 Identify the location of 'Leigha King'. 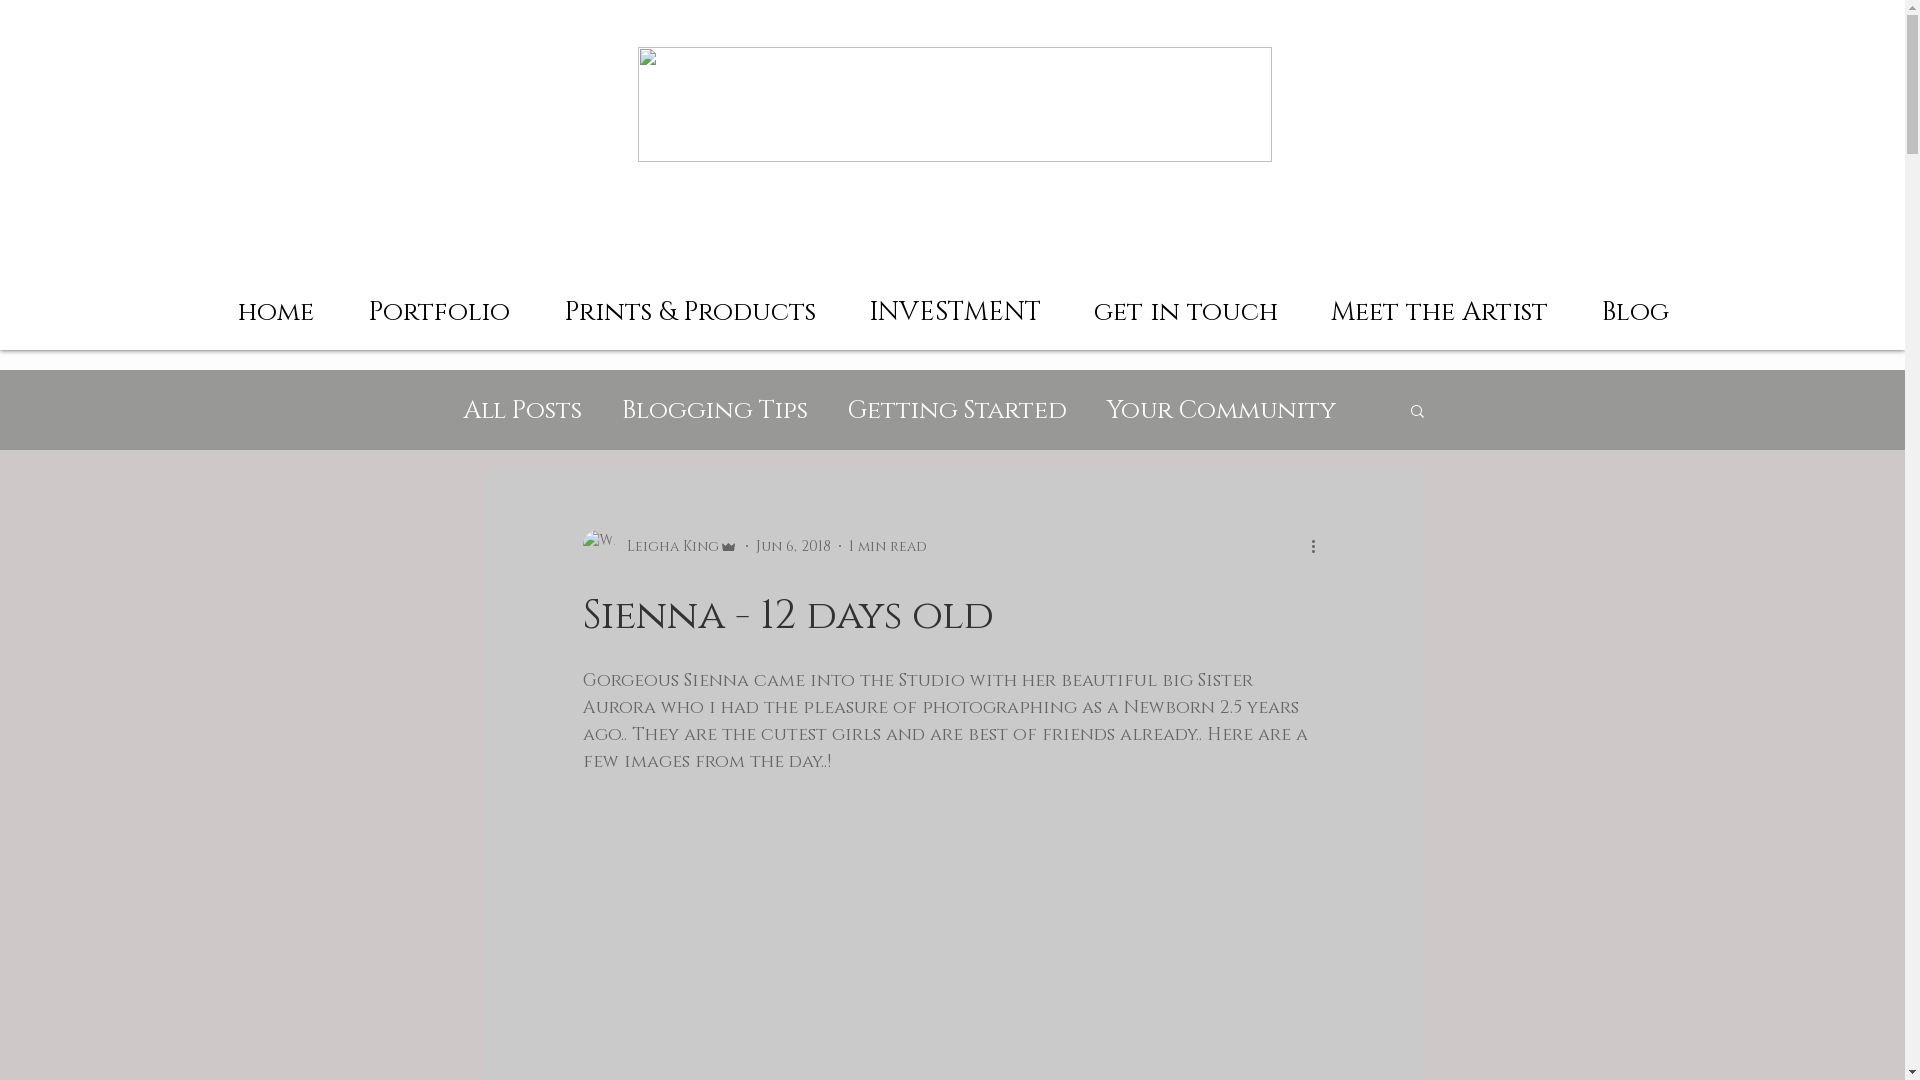
(580, 546).